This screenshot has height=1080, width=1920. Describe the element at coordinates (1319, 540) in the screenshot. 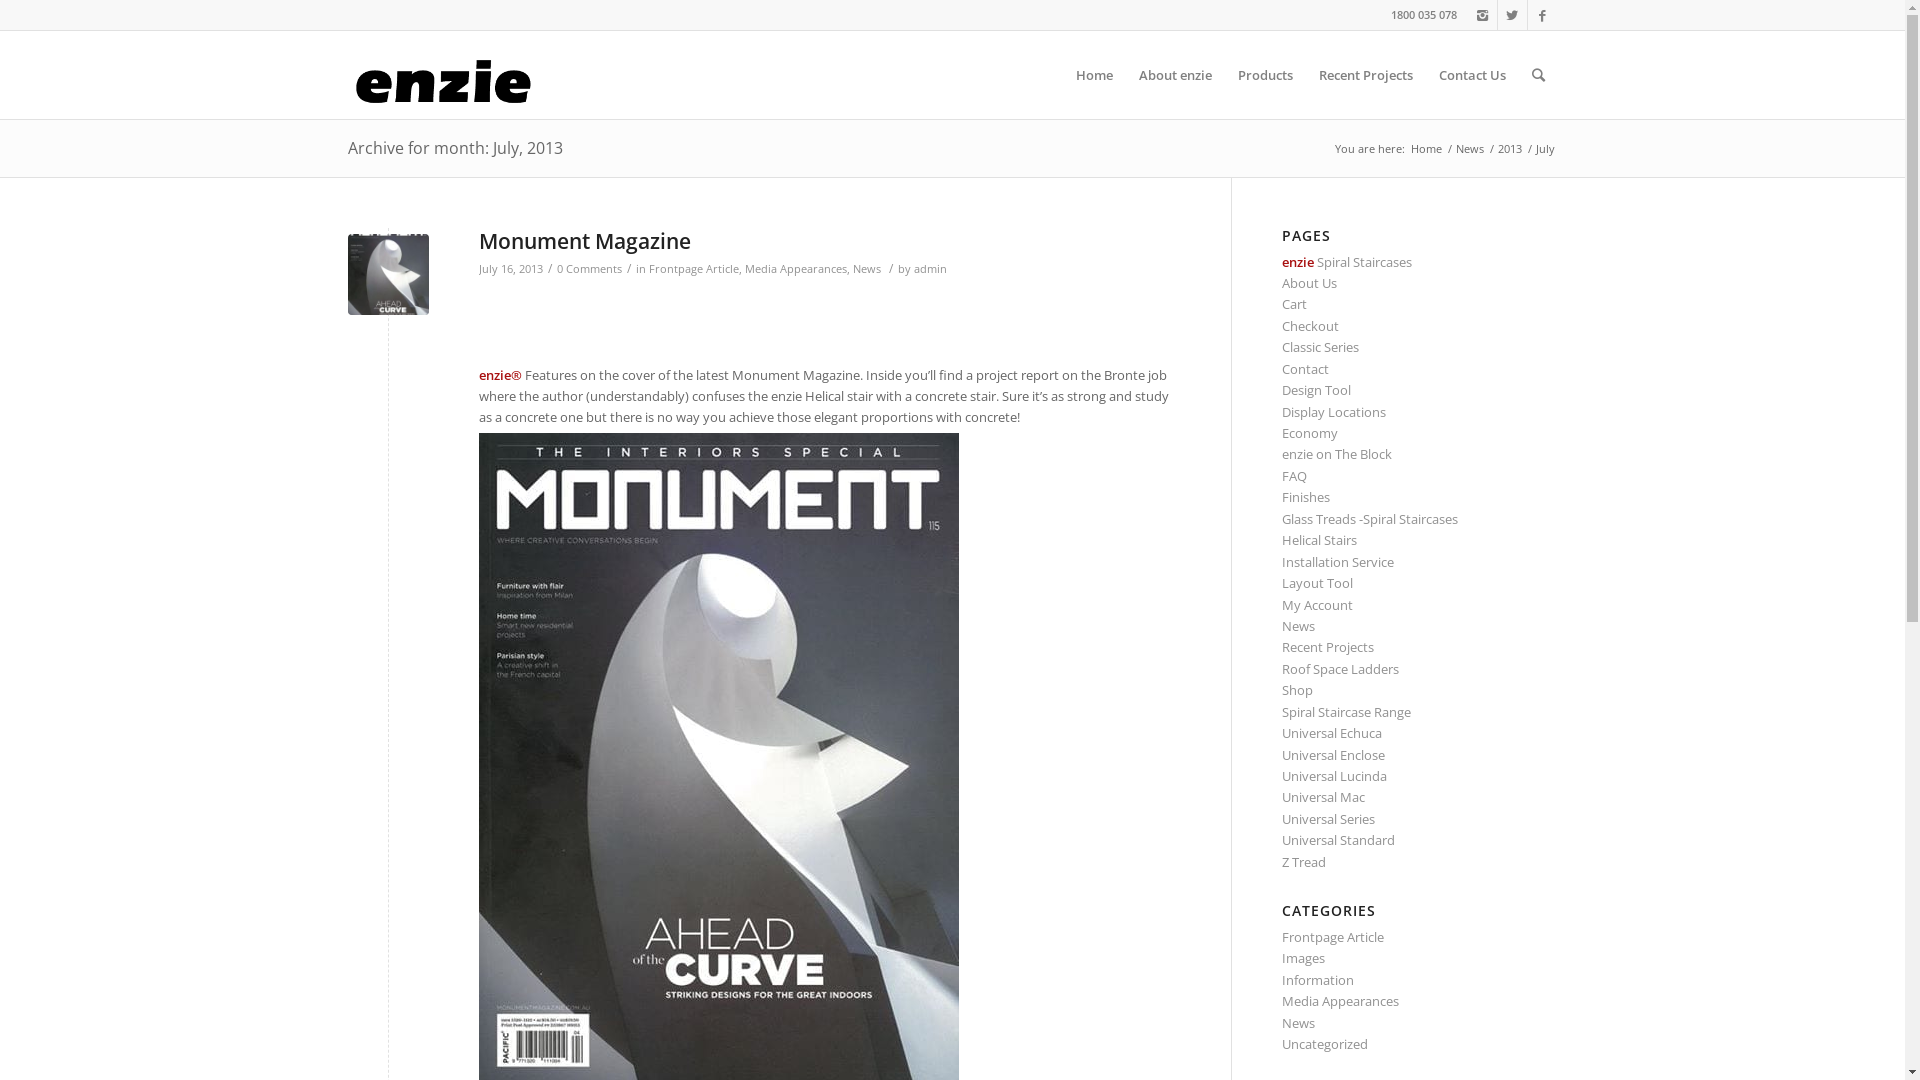

I see `'Helical Stairs'` at that location.